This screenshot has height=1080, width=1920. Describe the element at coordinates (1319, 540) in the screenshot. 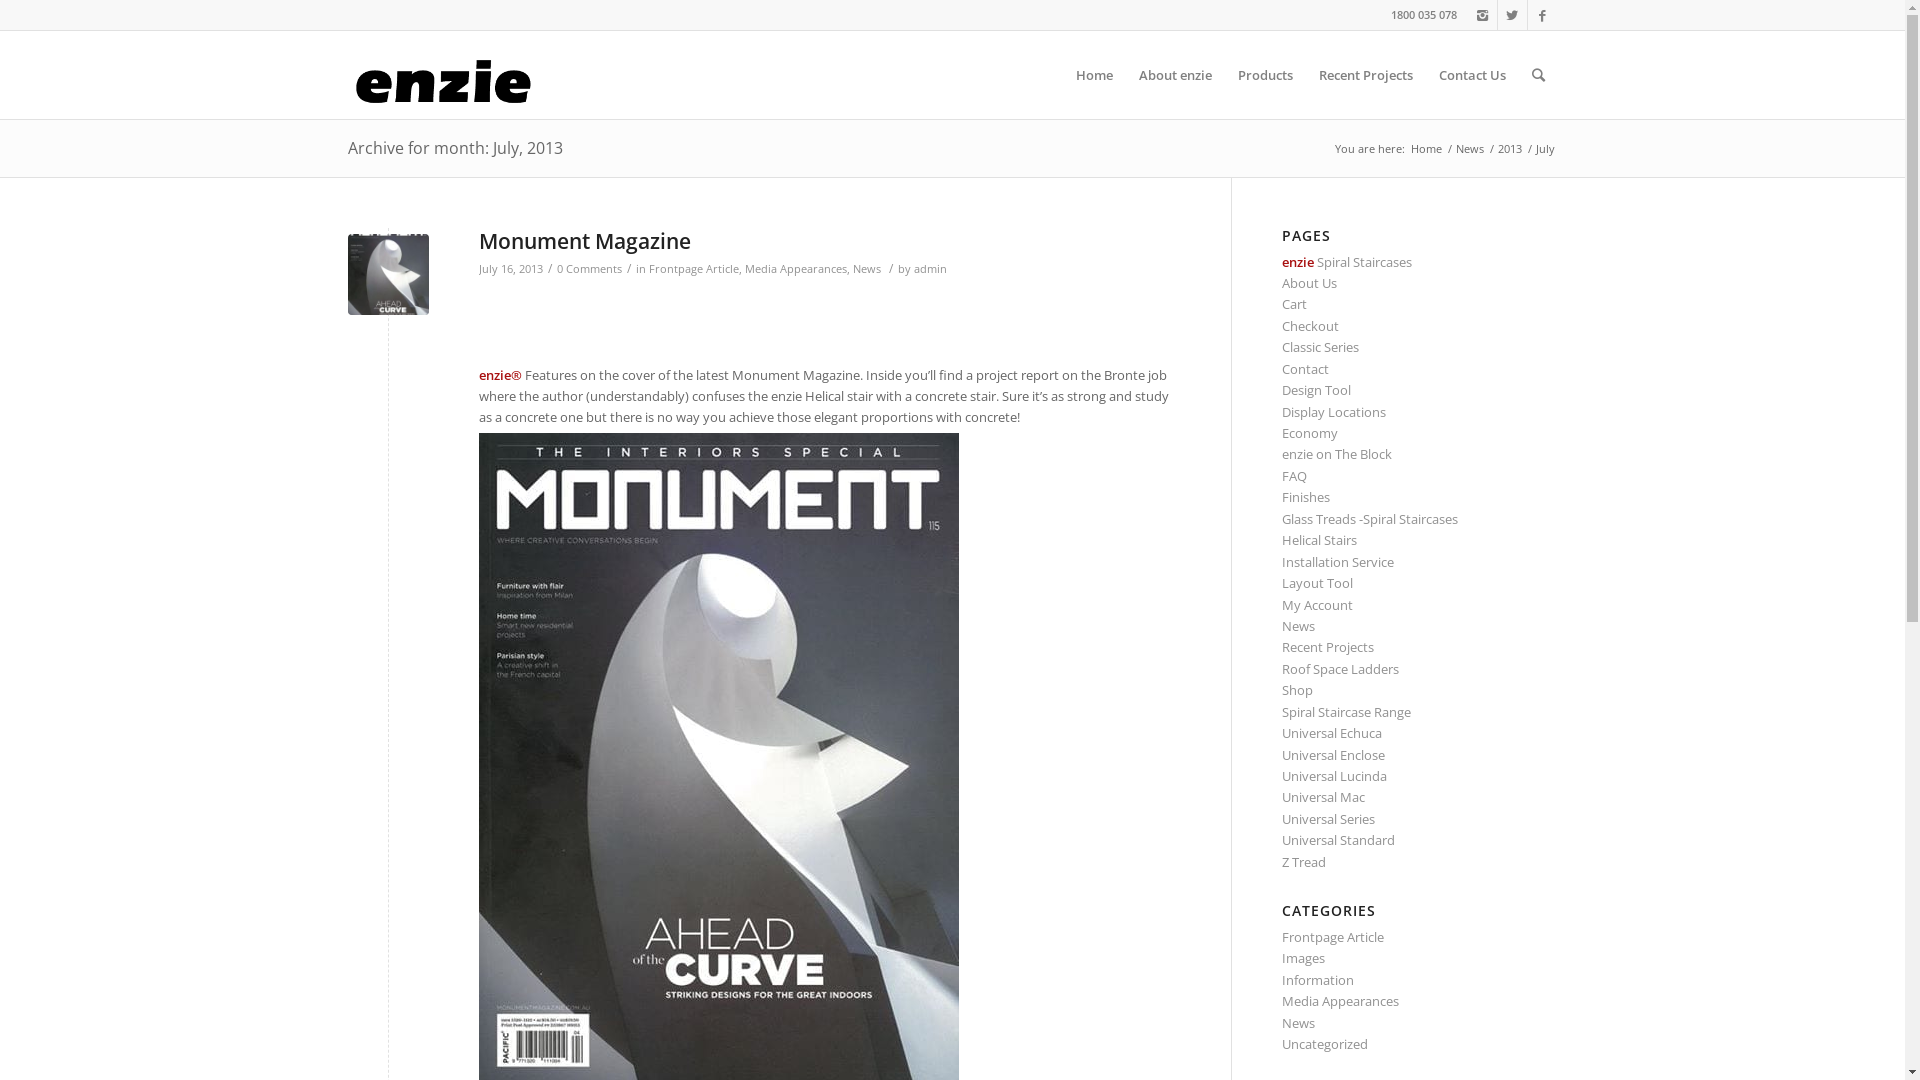

I see `'Helical Stairs'` at that location.